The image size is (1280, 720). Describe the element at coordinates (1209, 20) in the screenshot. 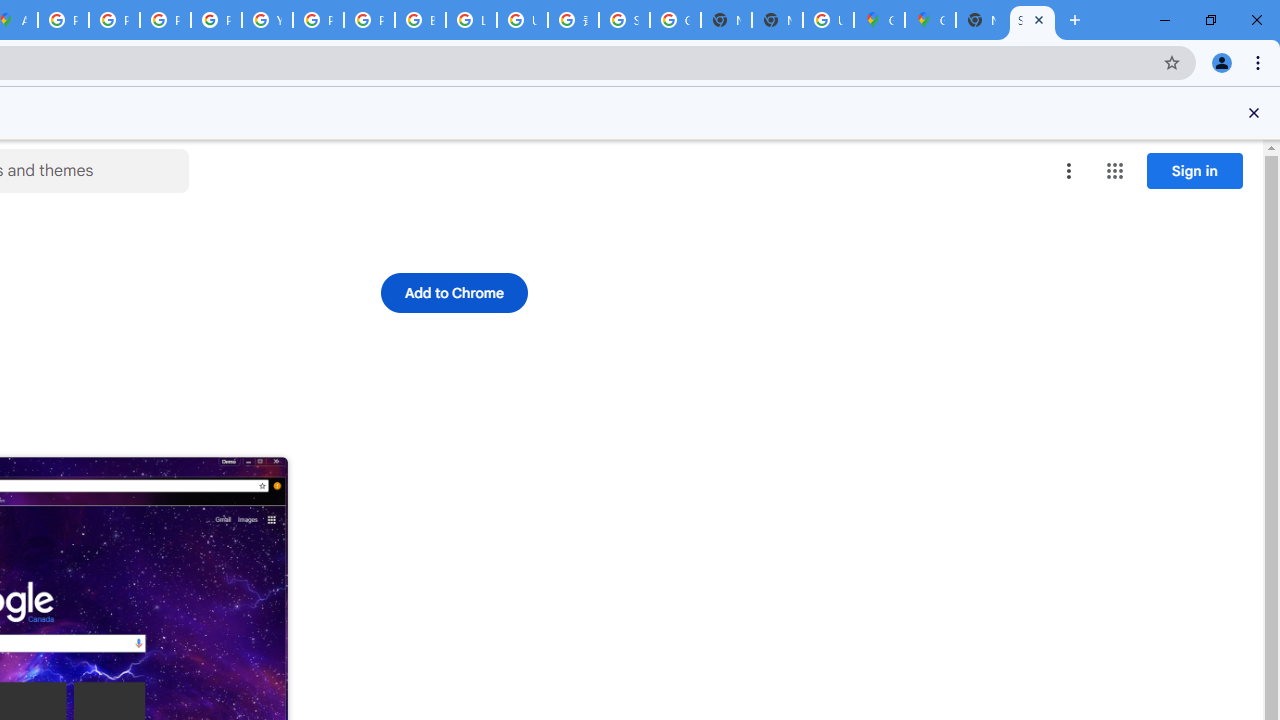

I see `'Restore'` at that location.